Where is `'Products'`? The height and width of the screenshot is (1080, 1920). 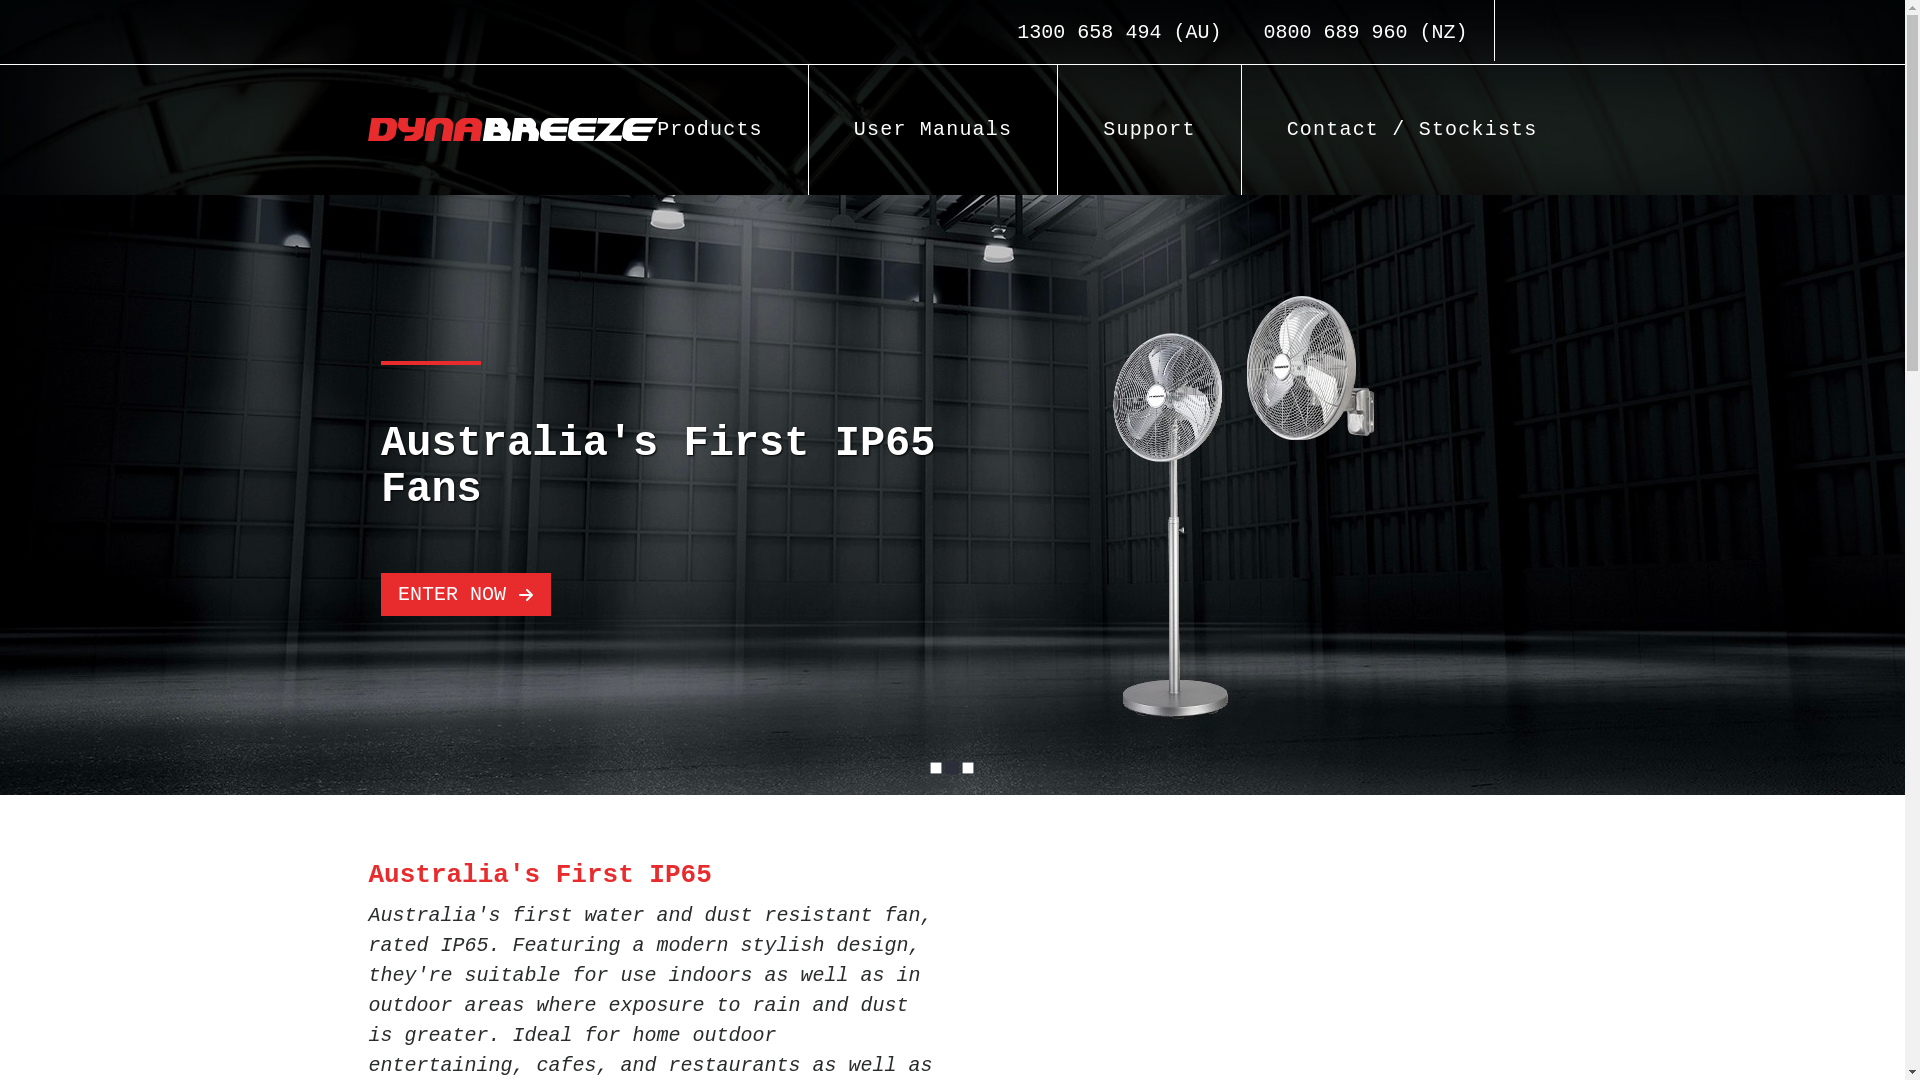 'Products' is located at coordinates (710, 130).